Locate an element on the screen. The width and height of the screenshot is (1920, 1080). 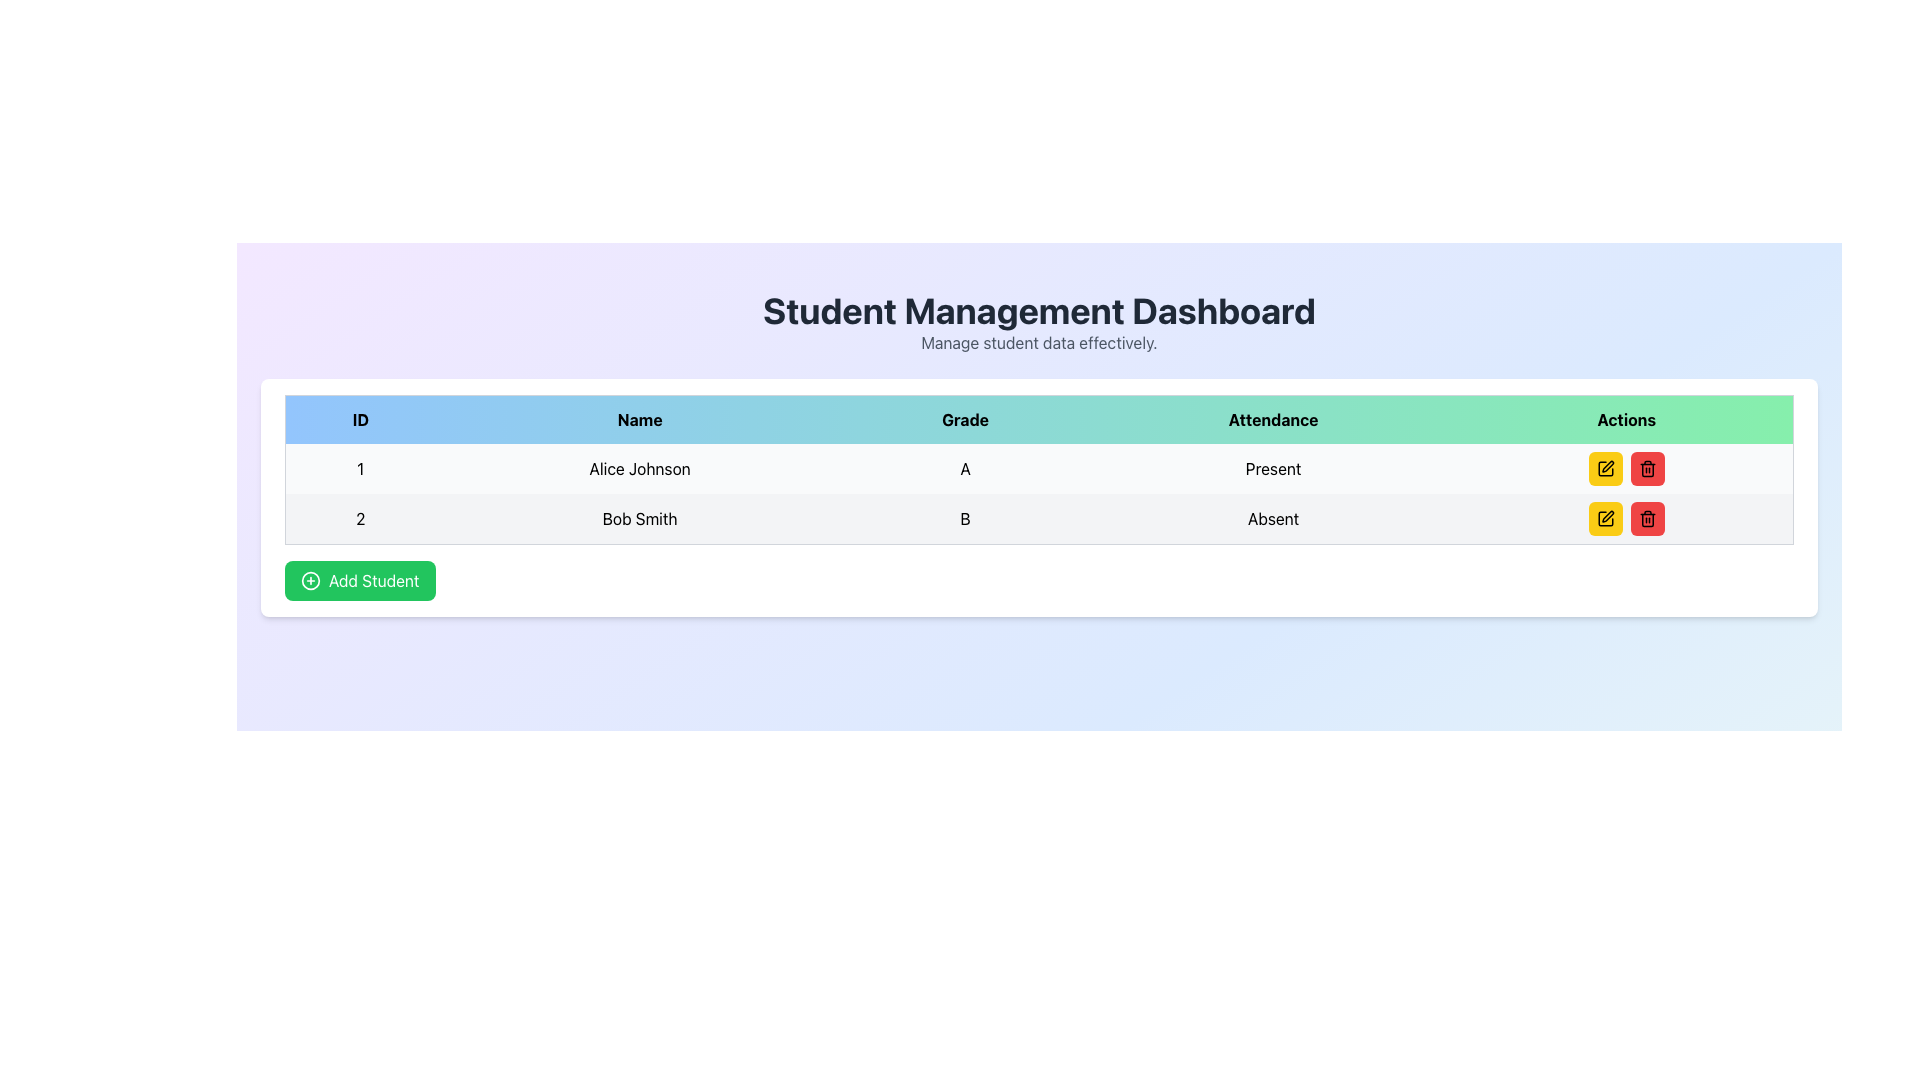
the editing icon located under the 'Actions' header in the 'Bob Smith' row of the table is located at coordinates (1605, 518).